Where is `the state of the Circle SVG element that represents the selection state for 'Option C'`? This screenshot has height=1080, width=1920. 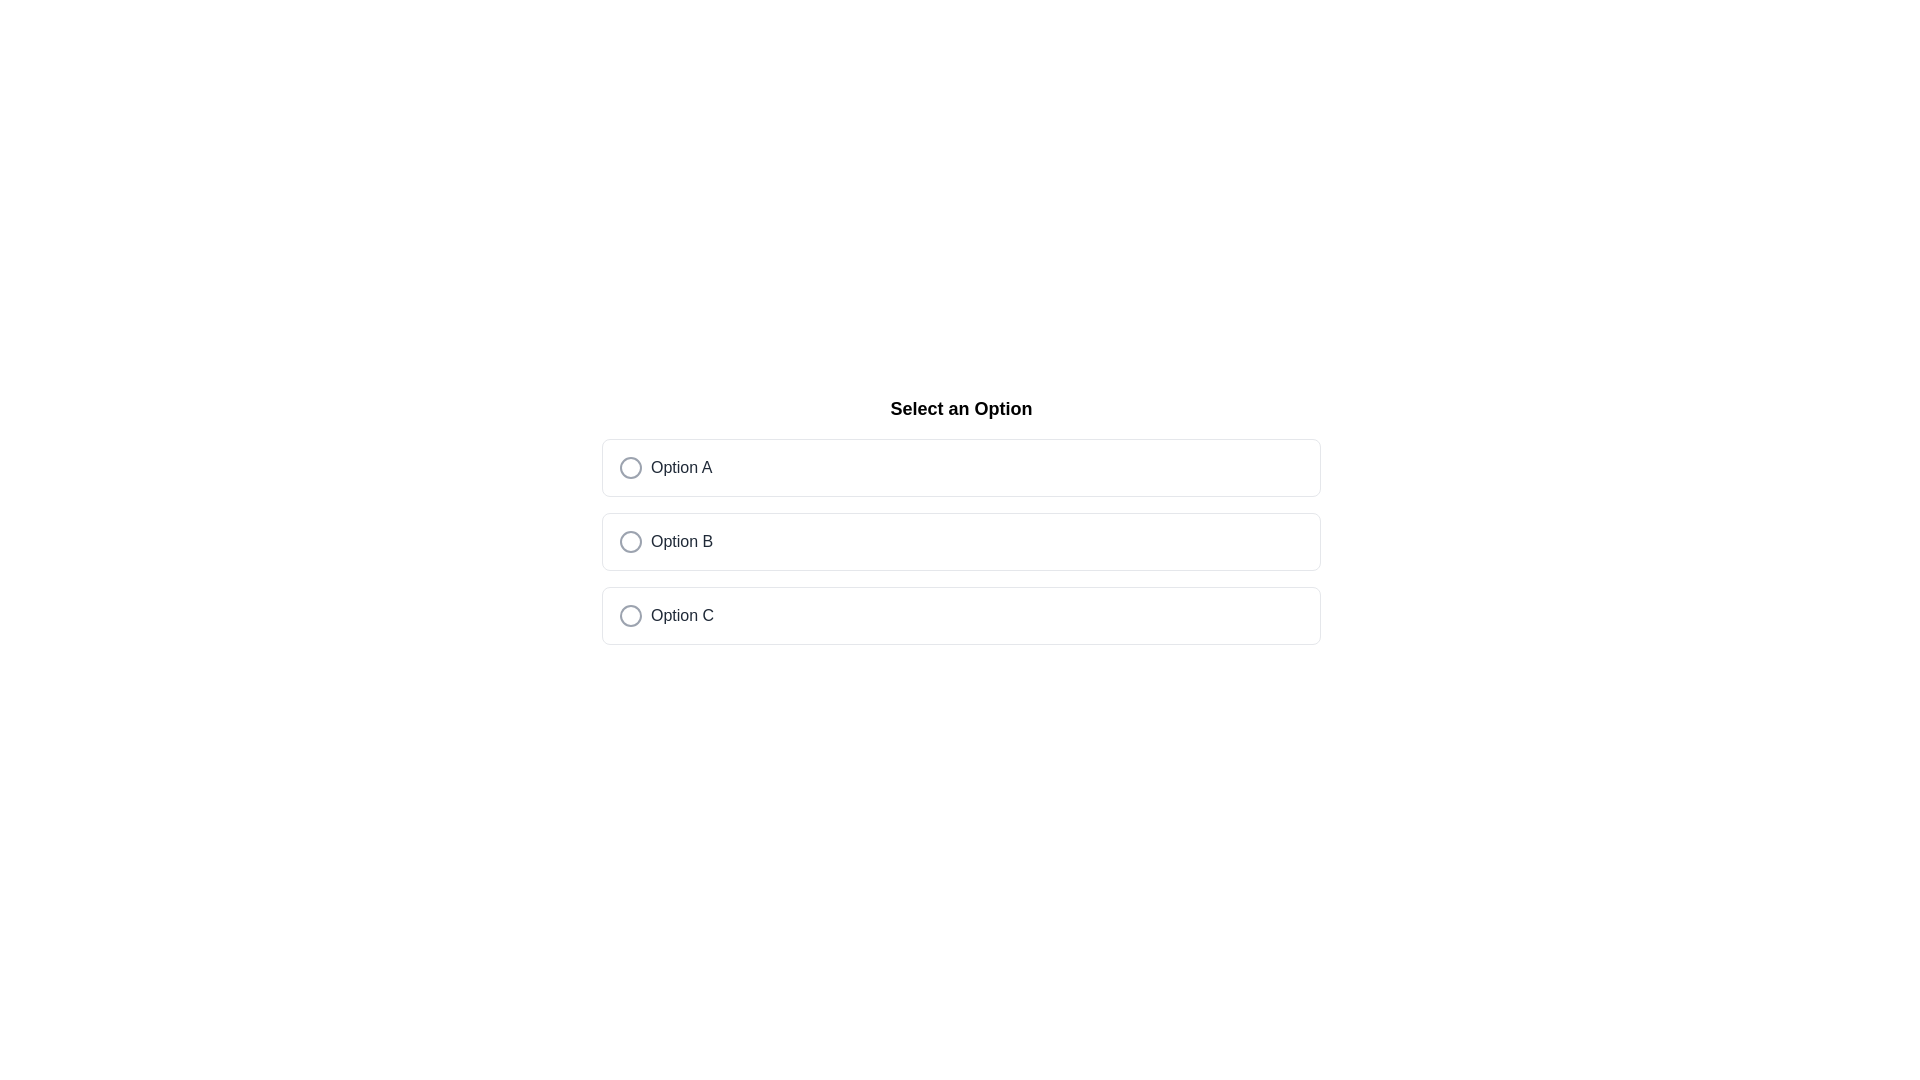
the state of the Circle SVG element that represents the selection state for 'Option C' is located at coordinates (629, 615).